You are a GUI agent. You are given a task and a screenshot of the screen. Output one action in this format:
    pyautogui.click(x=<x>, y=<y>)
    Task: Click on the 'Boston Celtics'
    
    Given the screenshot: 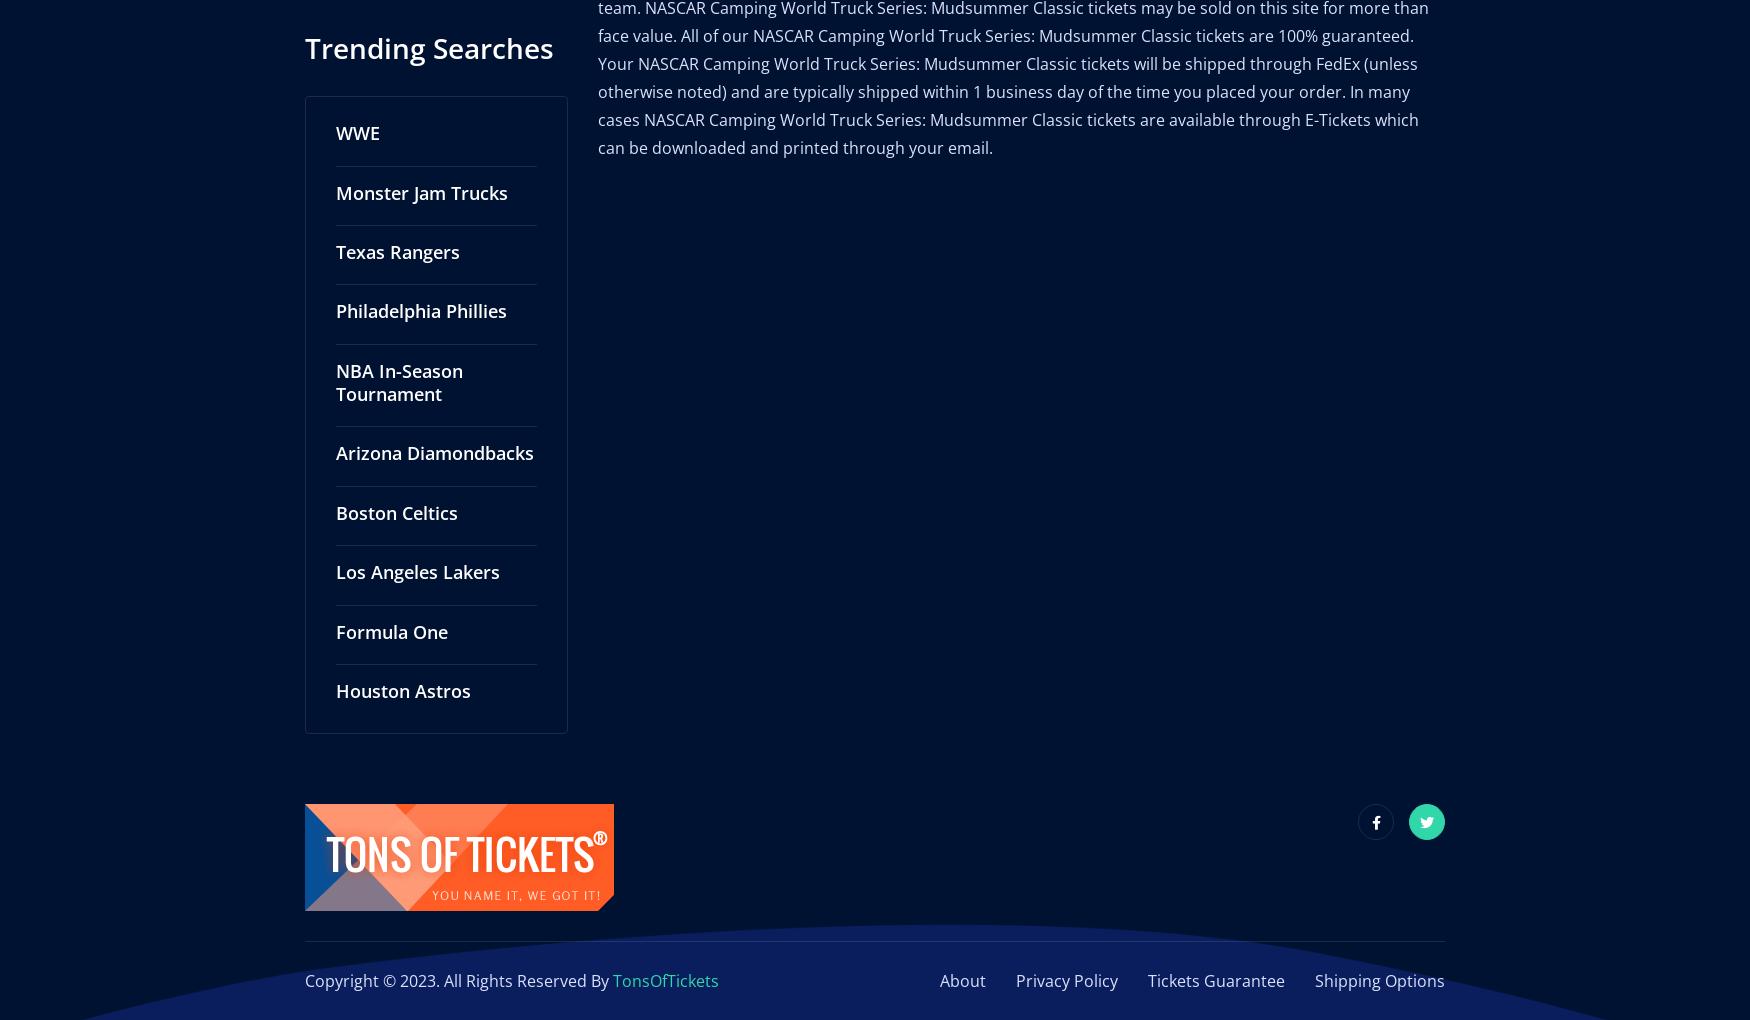 What is the action you would take?
    pyautogui.click(x=396, y=490)
    